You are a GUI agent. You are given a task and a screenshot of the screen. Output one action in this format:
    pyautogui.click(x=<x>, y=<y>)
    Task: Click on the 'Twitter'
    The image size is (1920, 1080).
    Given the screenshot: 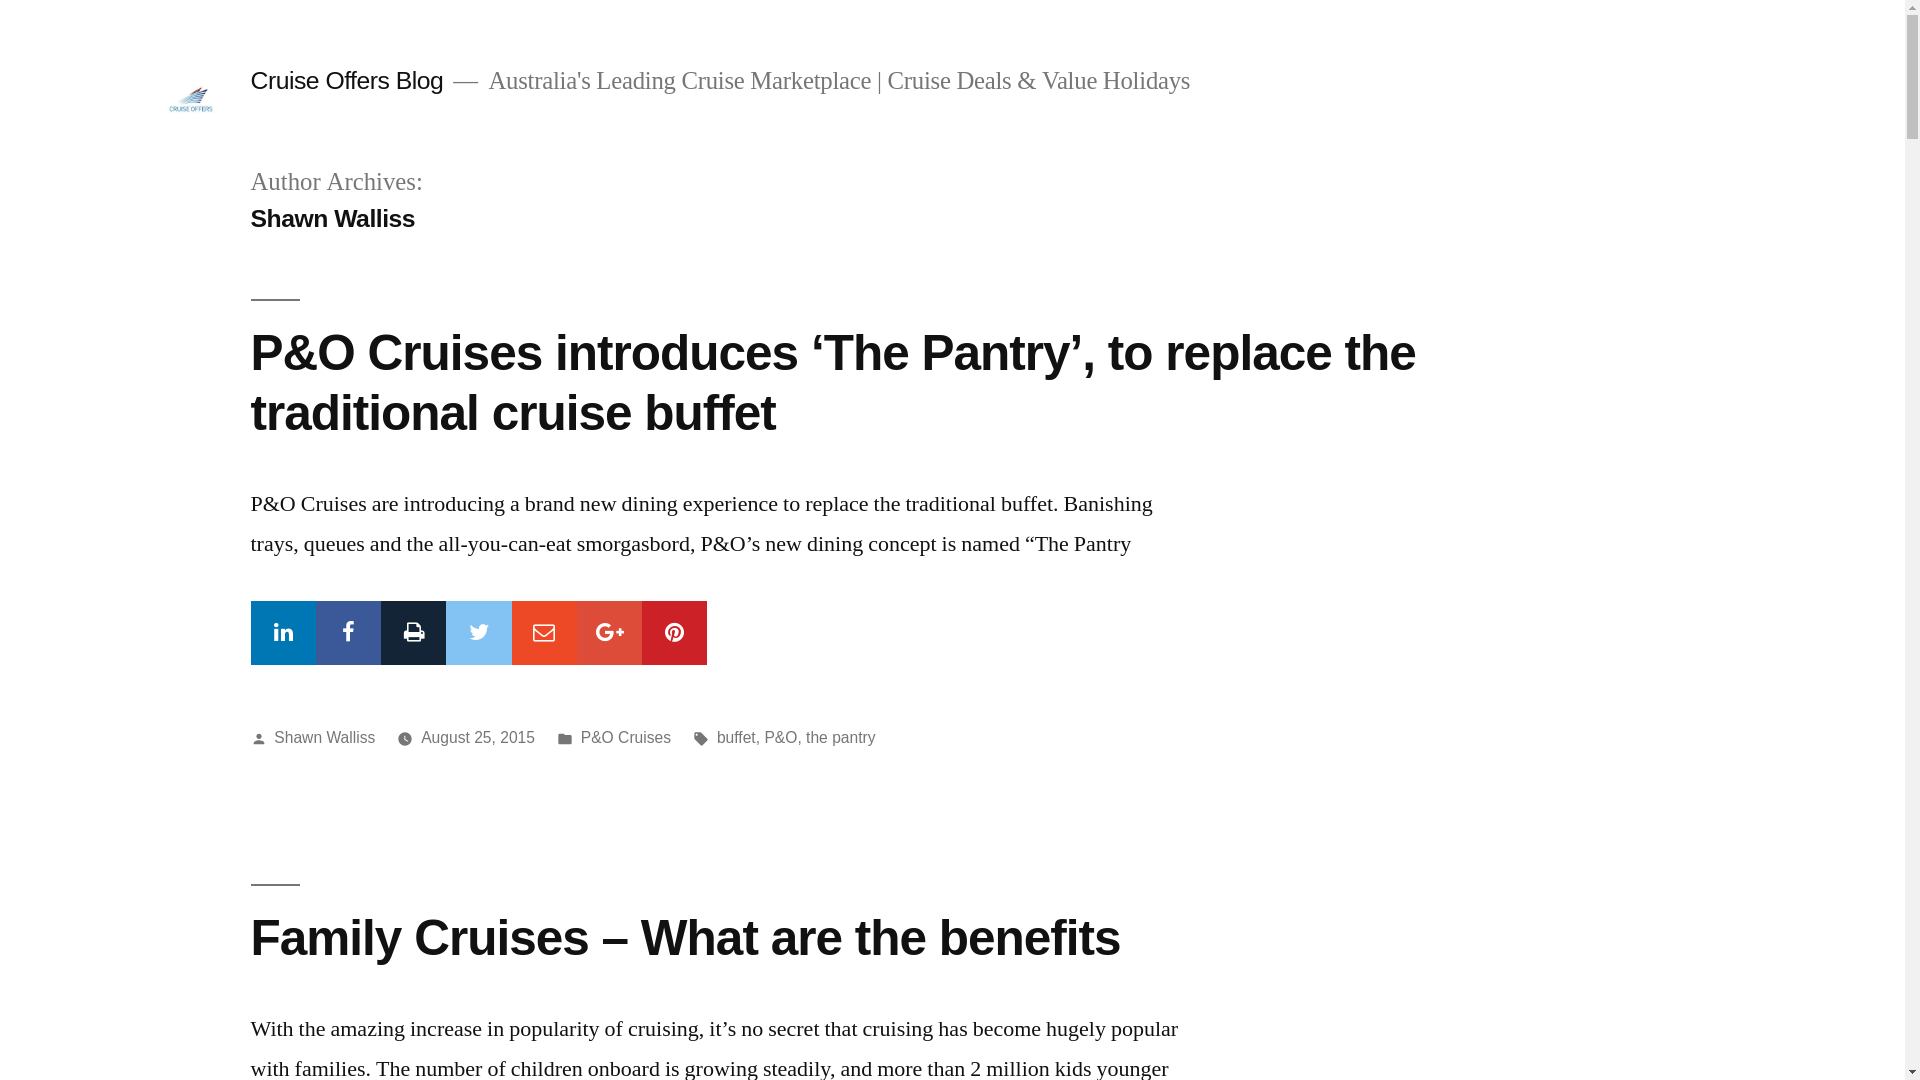 What is the action you would take?
    pyautogui.click(x=477, y=632)
    